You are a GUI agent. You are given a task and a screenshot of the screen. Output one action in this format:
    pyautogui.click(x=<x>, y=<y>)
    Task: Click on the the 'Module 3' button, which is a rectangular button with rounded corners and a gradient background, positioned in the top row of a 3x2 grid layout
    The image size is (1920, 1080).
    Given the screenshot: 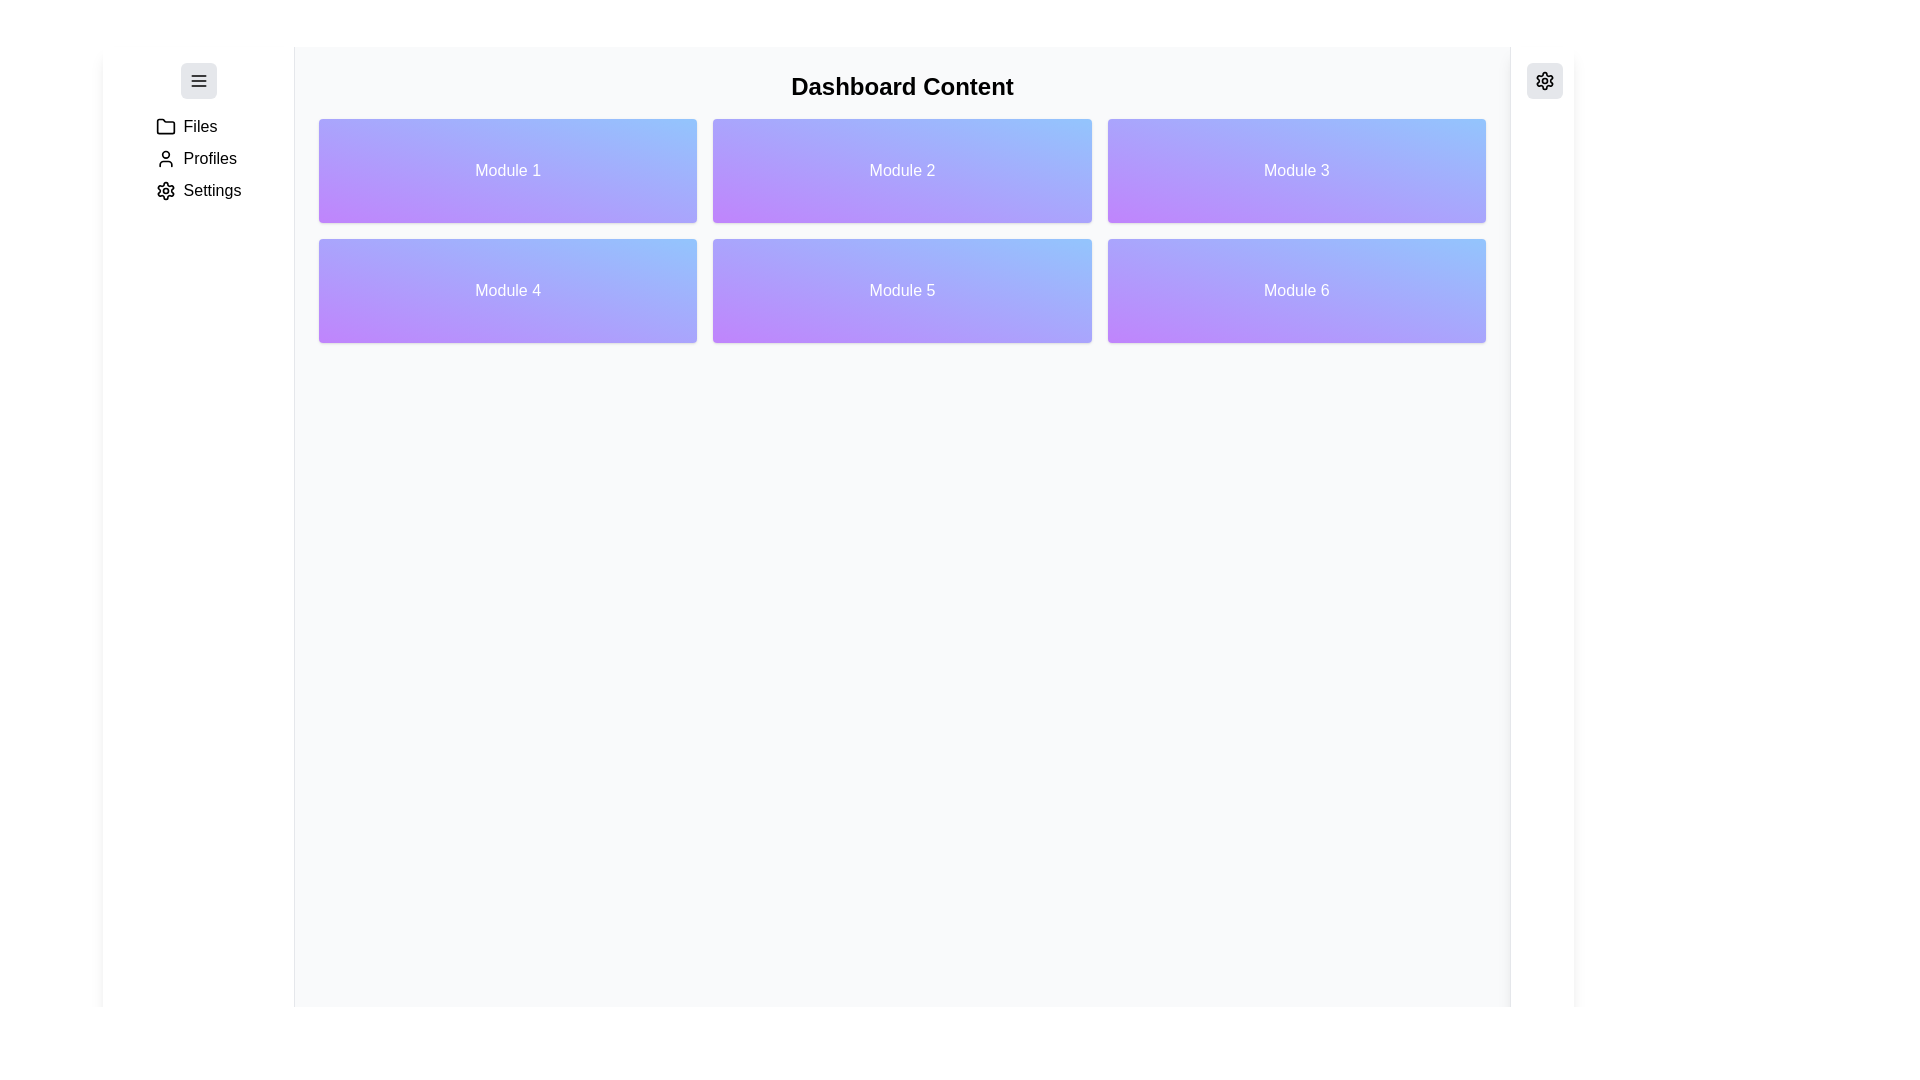 What is the action you would take?
    pyautogui.click(x=1296, y=169)
    